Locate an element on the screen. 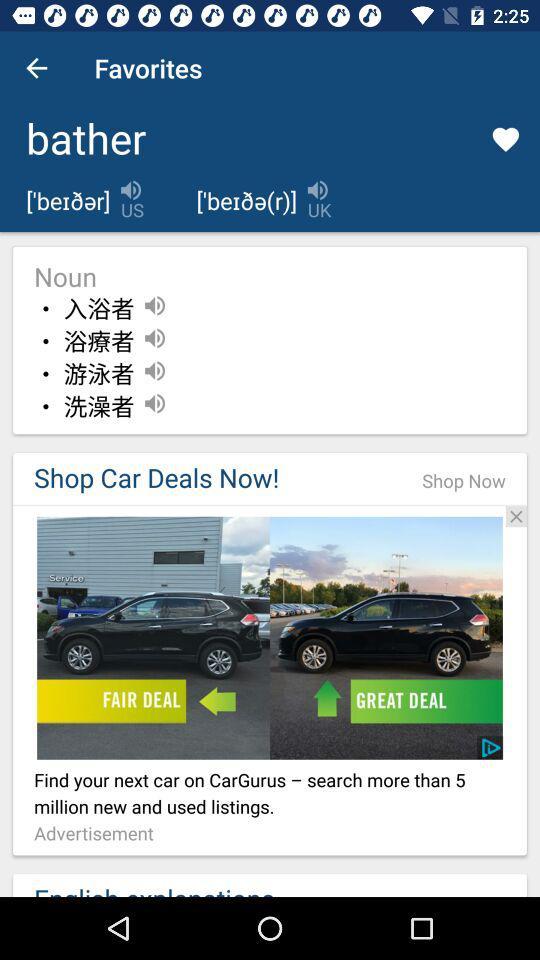 This screenshot has height=960, width=540. the third speaker icon is located at coordinates (153, 370).